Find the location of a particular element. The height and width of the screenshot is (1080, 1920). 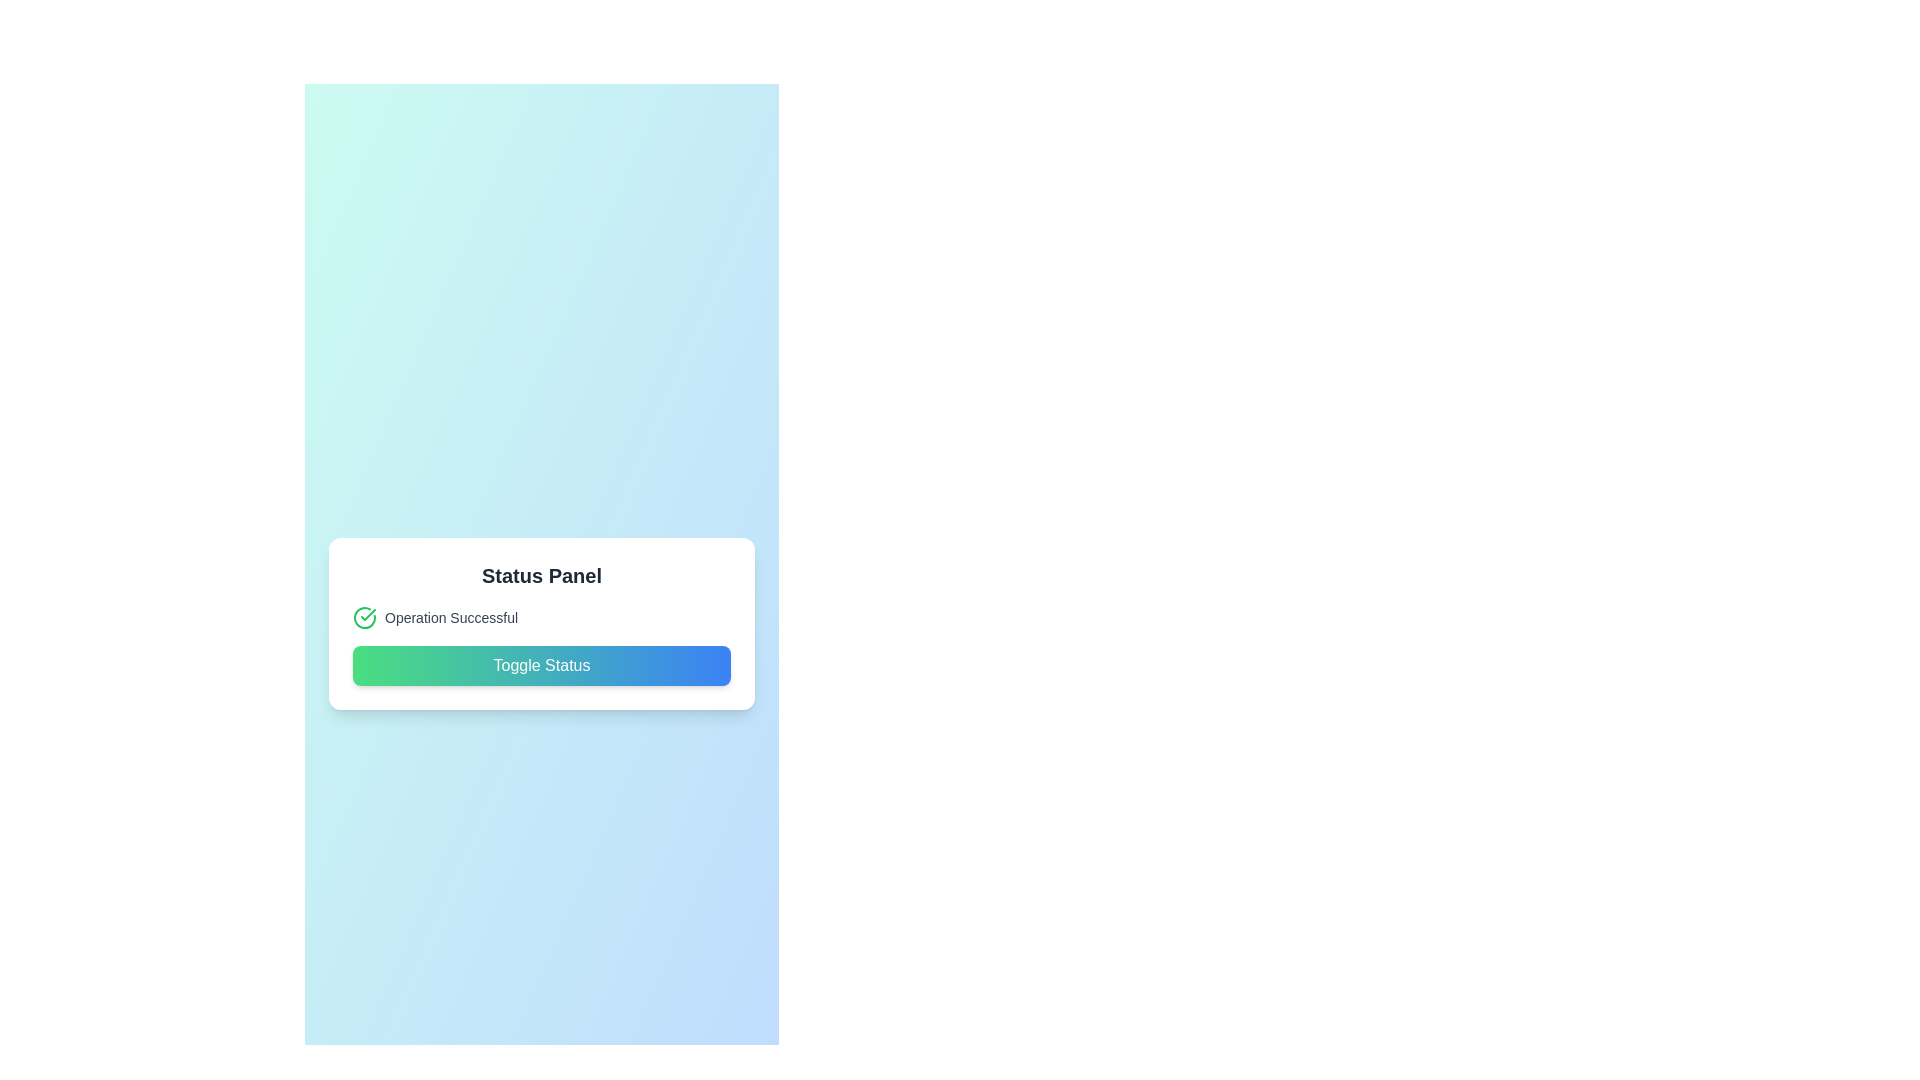

the green checkmark icon that indicates a successful status, located to the left of the 'Operation Successful' text is located at coordinates (364, 616).